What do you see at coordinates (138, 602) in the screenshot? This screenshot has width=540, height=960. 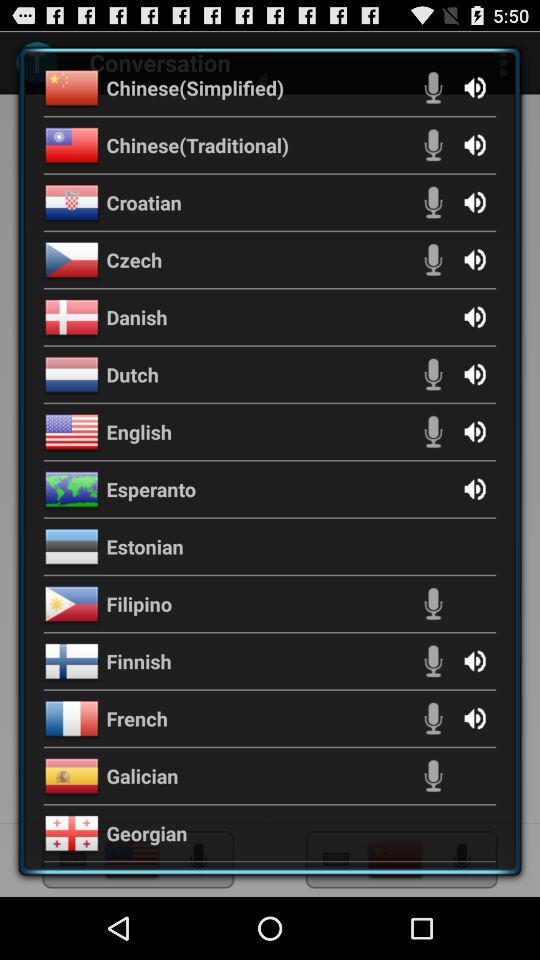 I see `the icon above finnish icon` at bounding box center [138, 602].